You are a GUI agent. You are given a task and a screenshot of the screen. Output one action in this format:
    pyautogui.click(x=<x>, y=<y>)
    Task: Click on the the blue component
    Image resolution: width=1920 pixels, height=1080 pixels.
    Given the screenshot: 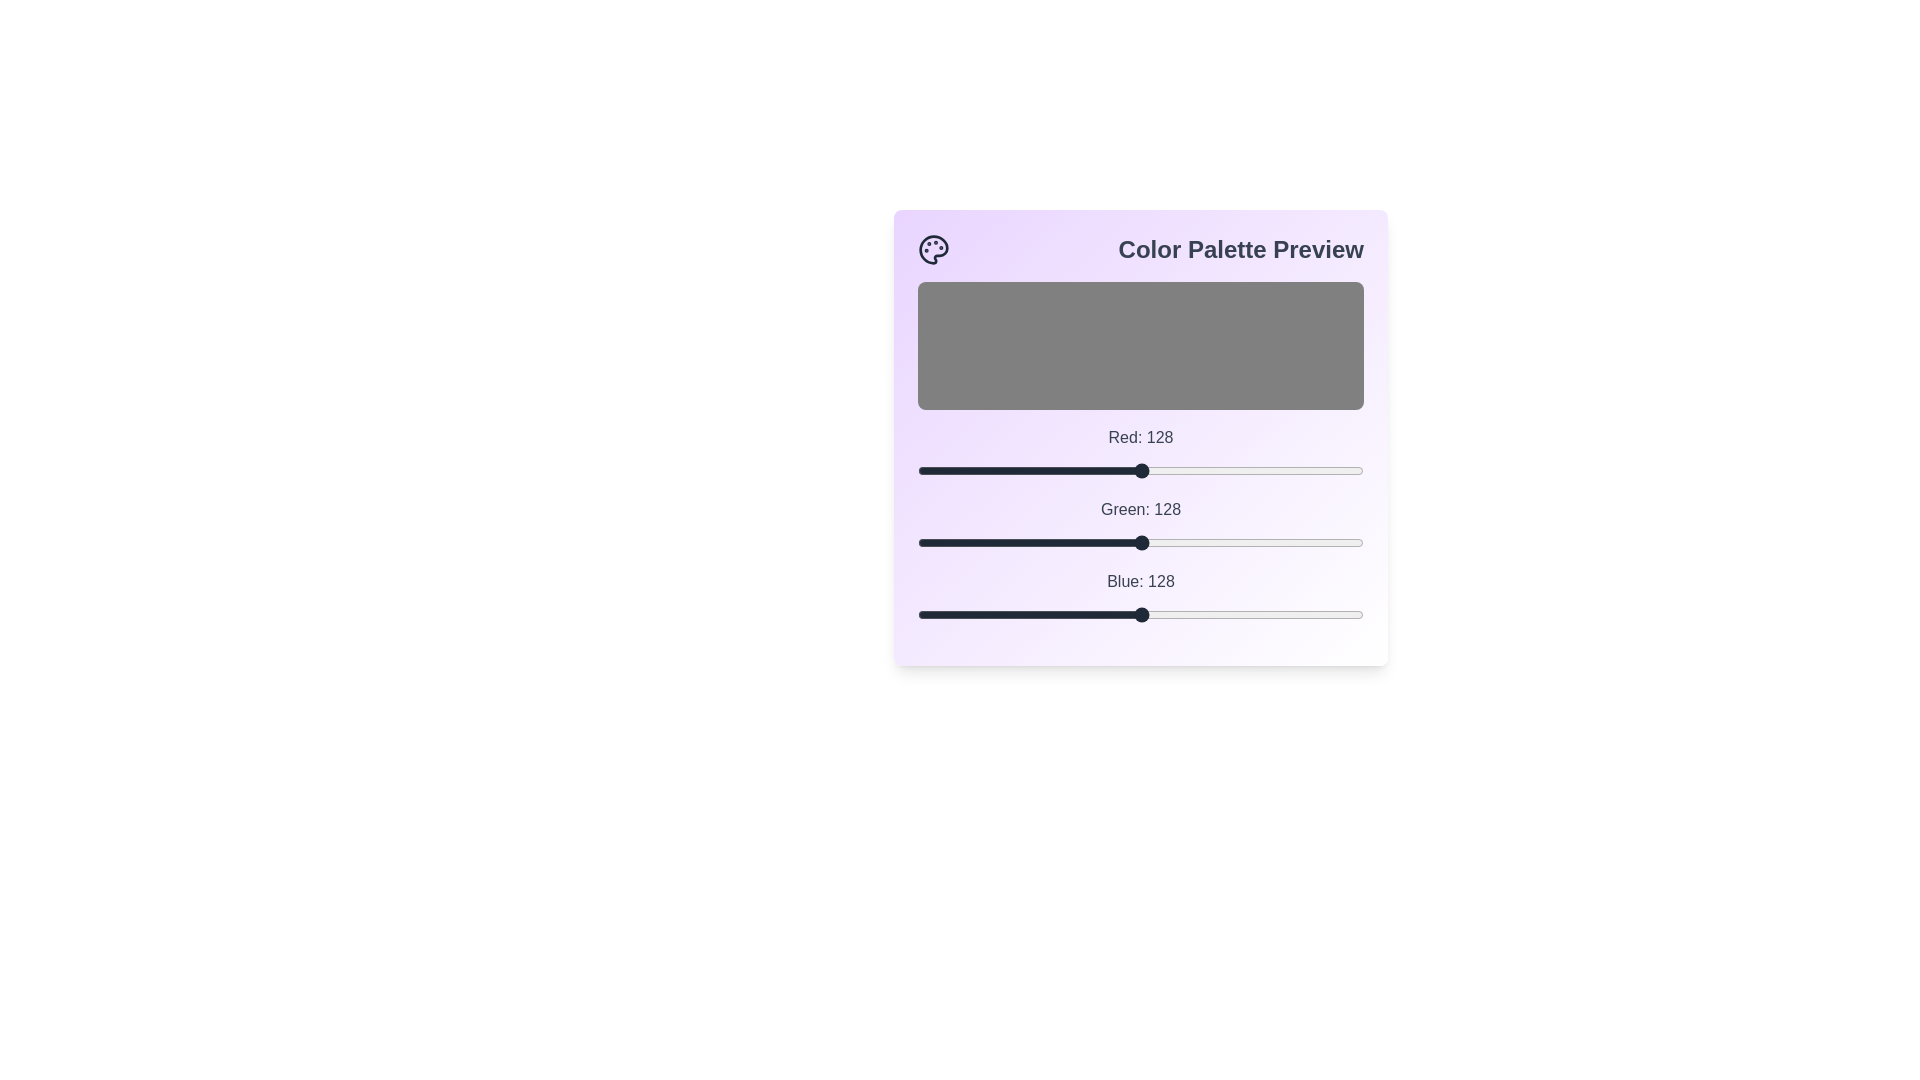 What is the action you would take?
    pyautogui.click(x=1304, y=613)
    